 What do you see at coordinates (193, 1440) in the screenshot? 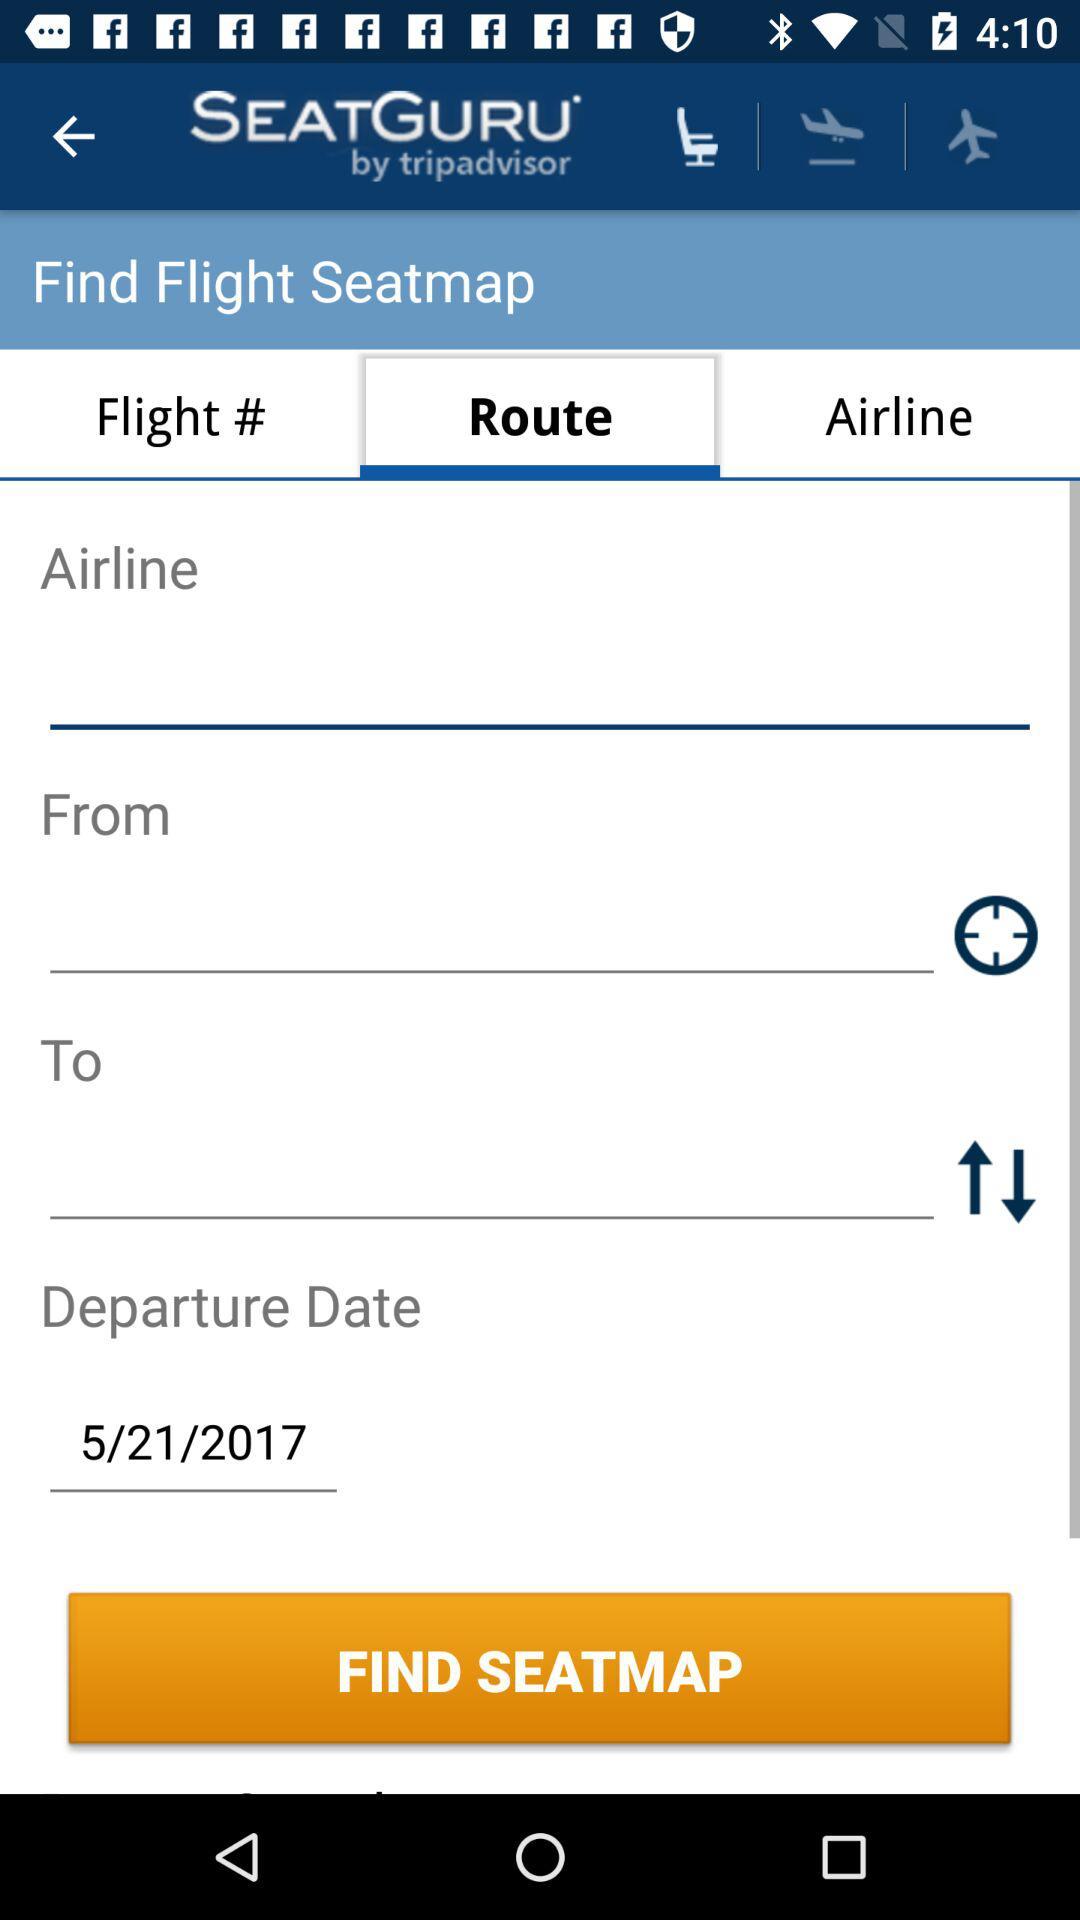
I see `5/21/2017 icon` at bounding box center [193, 1440].